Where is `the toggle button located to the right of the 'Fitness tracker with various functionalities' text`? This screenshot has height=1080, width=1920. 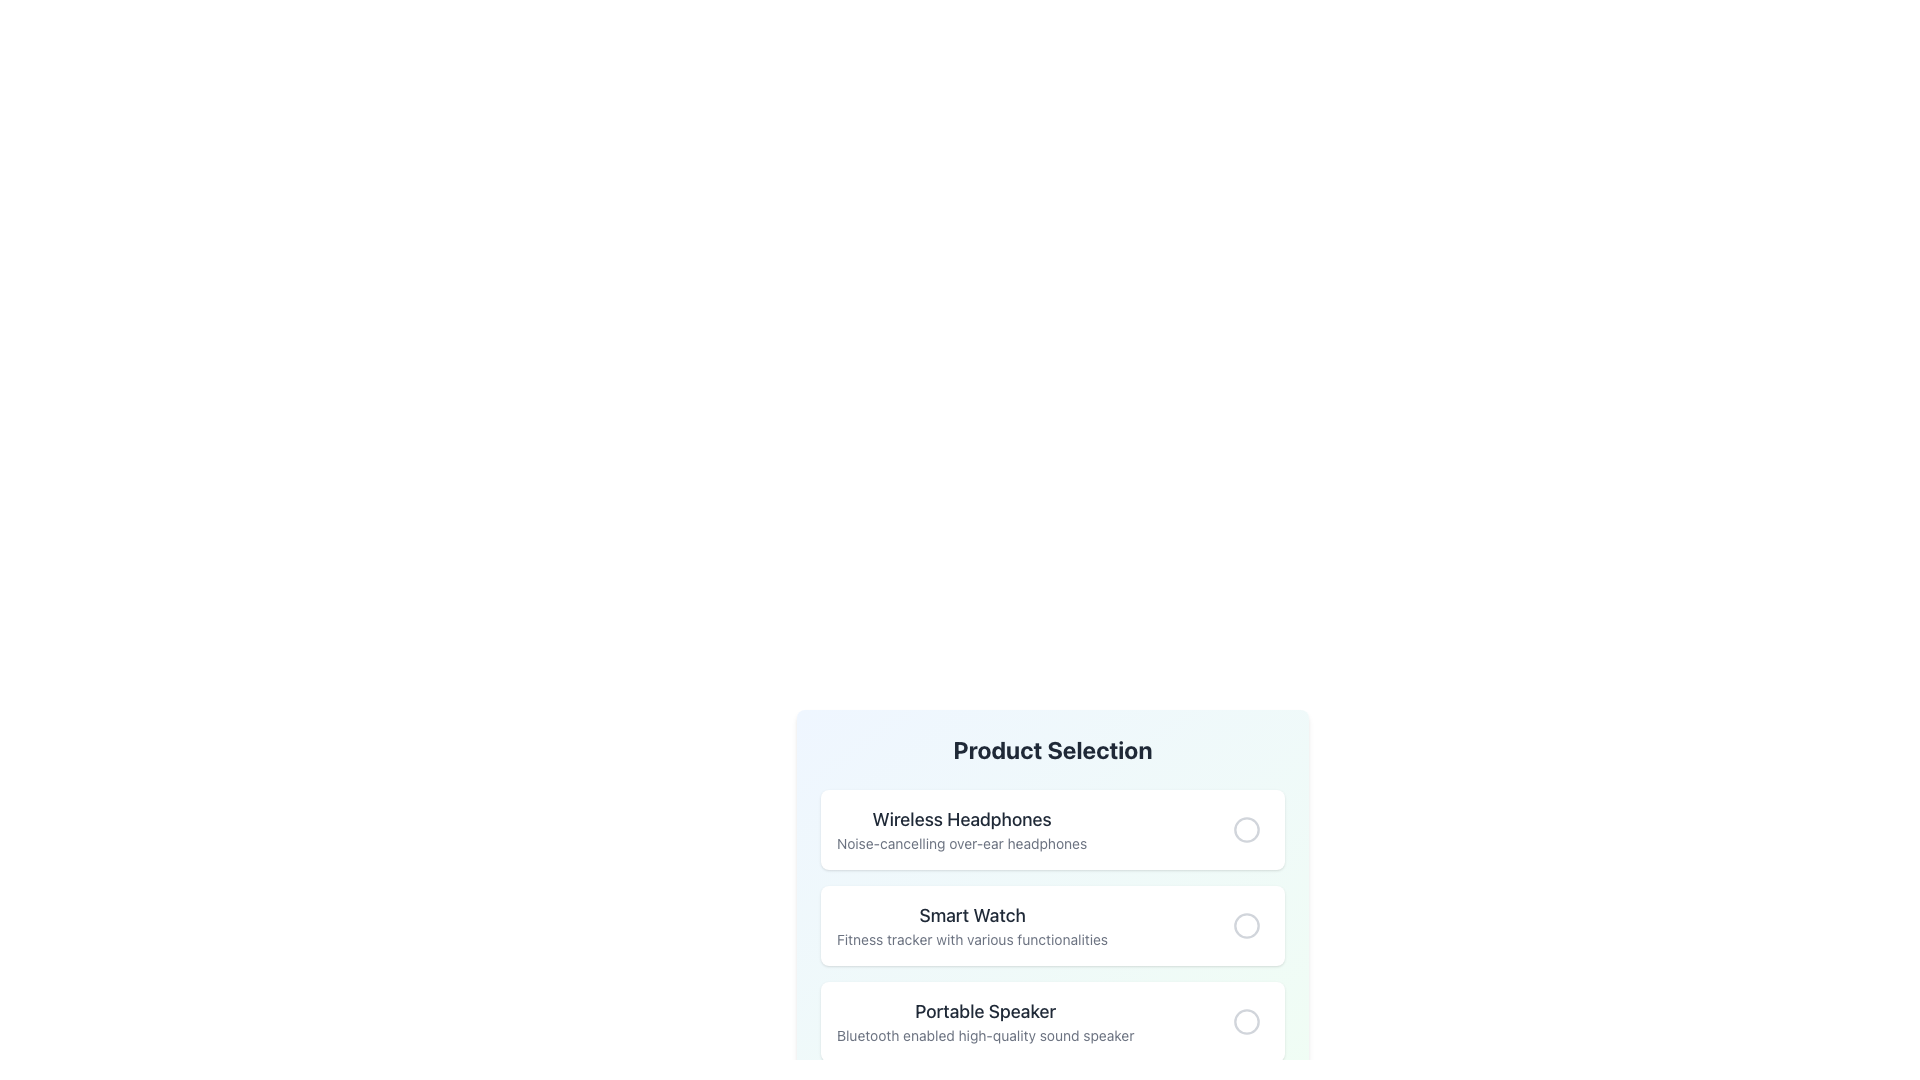
the toggle button located to the right of the 'Fitness tracker with various functionalities' text is located at coordinates (1246, 925).